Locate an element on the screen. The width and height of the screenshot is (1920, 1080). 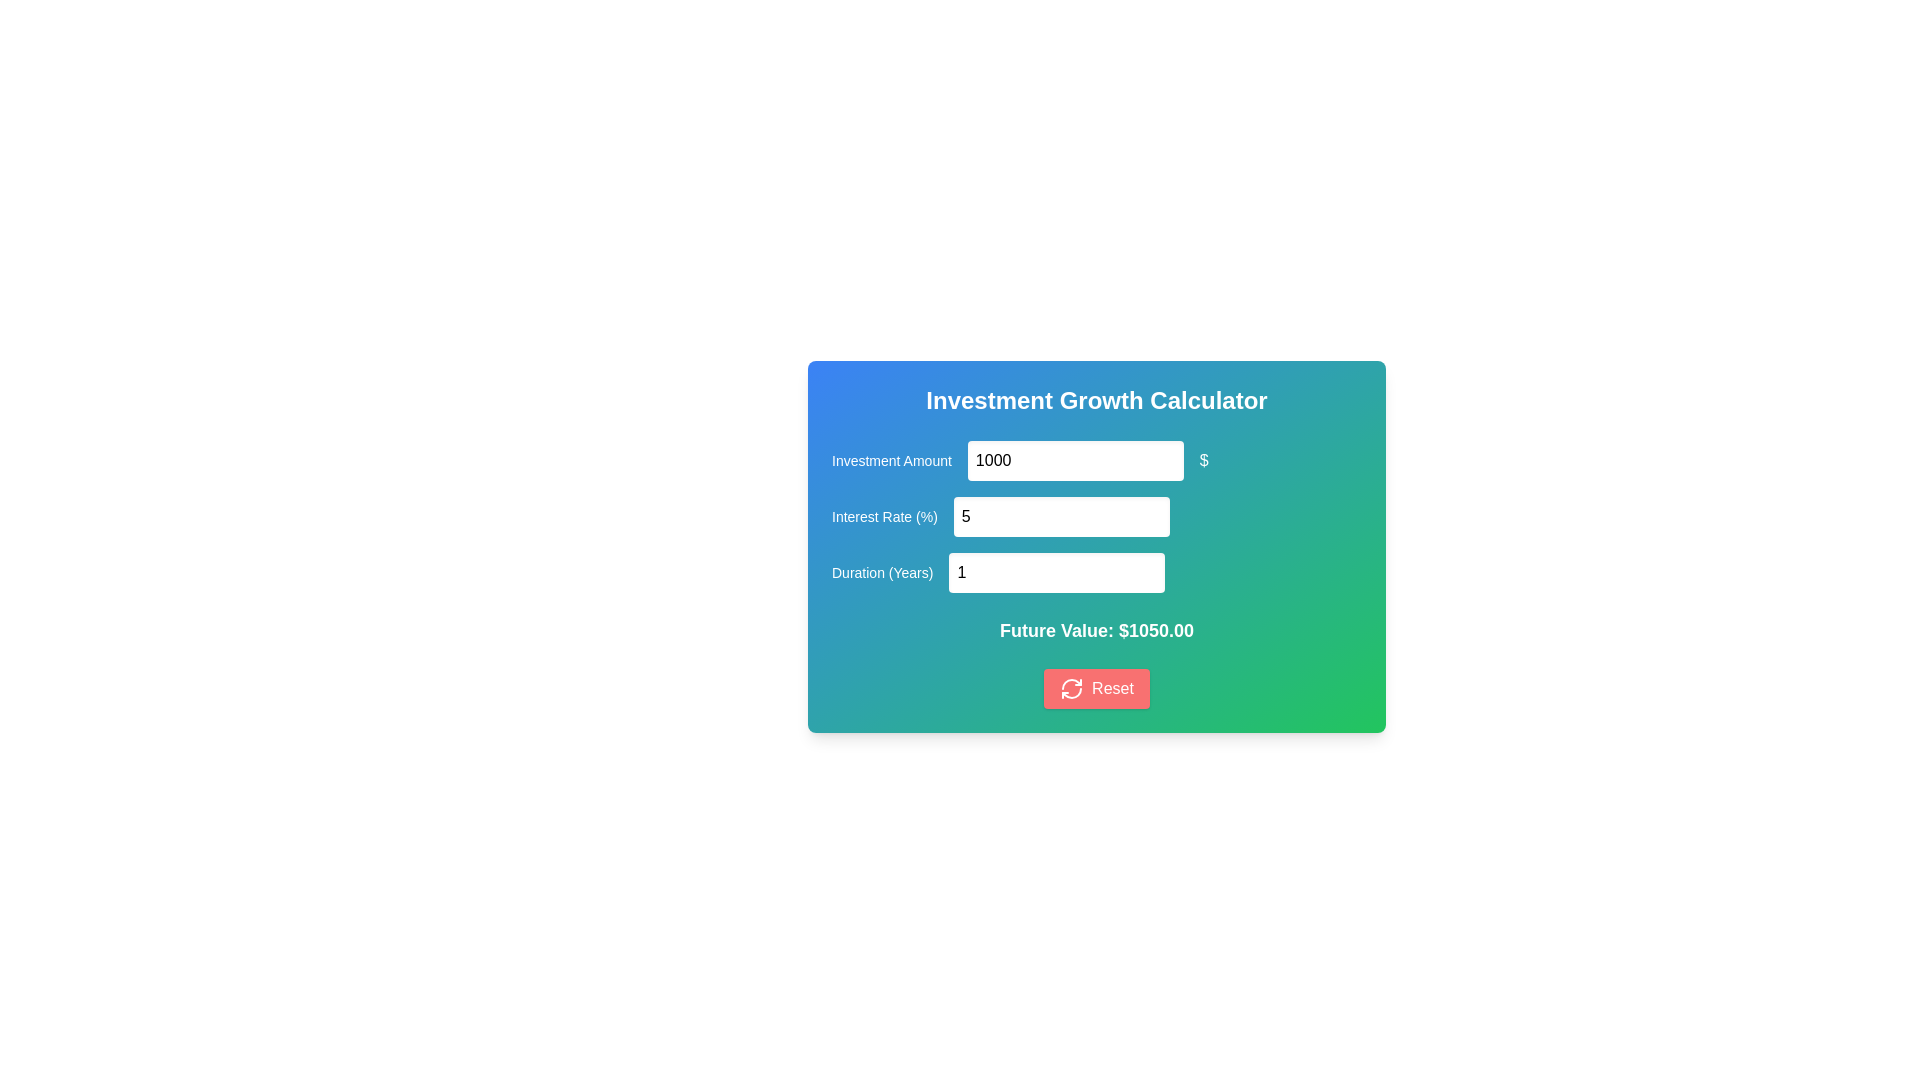
the Text label that displays the output of the calculation in the 'Investment Growth Calculator', located above the 'Reset' button is located at coordinates (1096, 631).